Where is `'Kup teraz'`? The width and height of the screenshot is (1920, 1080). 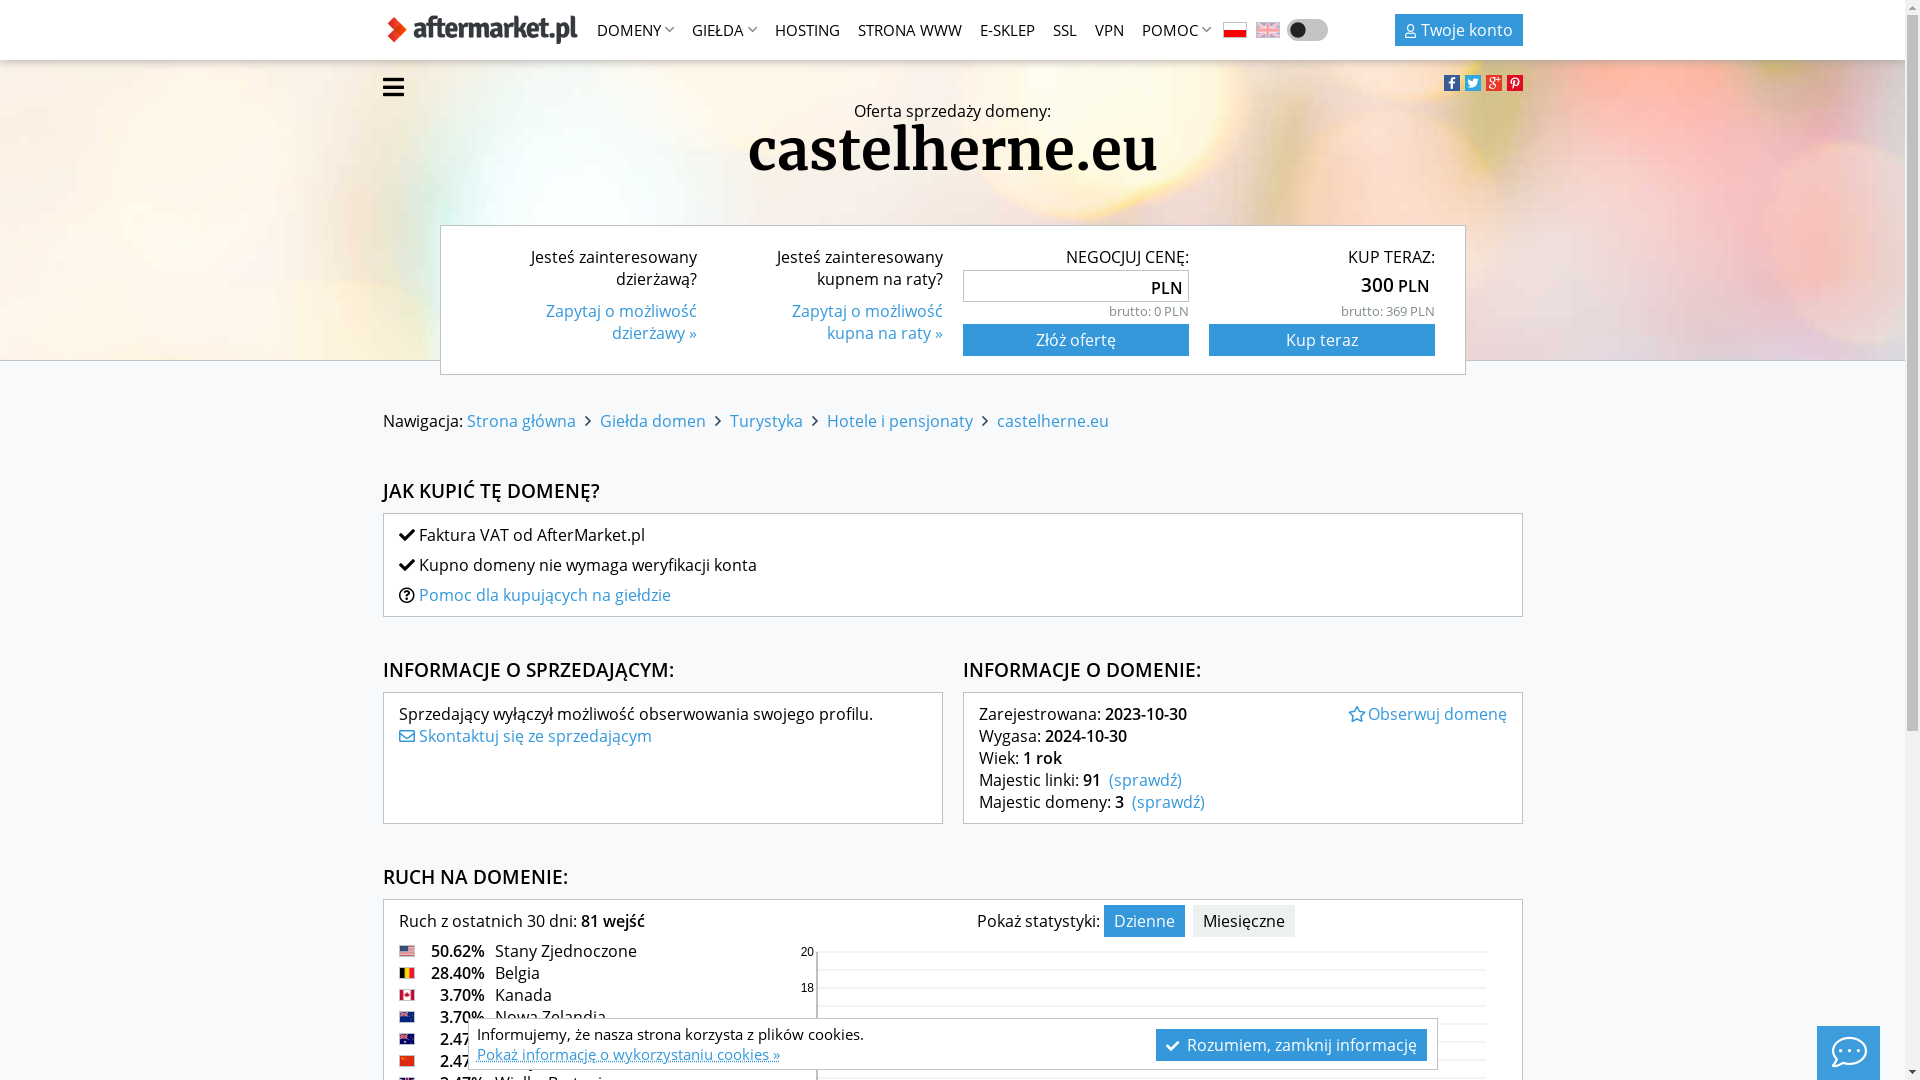 'Kup teraz' is located at coordinates (1320, 338).